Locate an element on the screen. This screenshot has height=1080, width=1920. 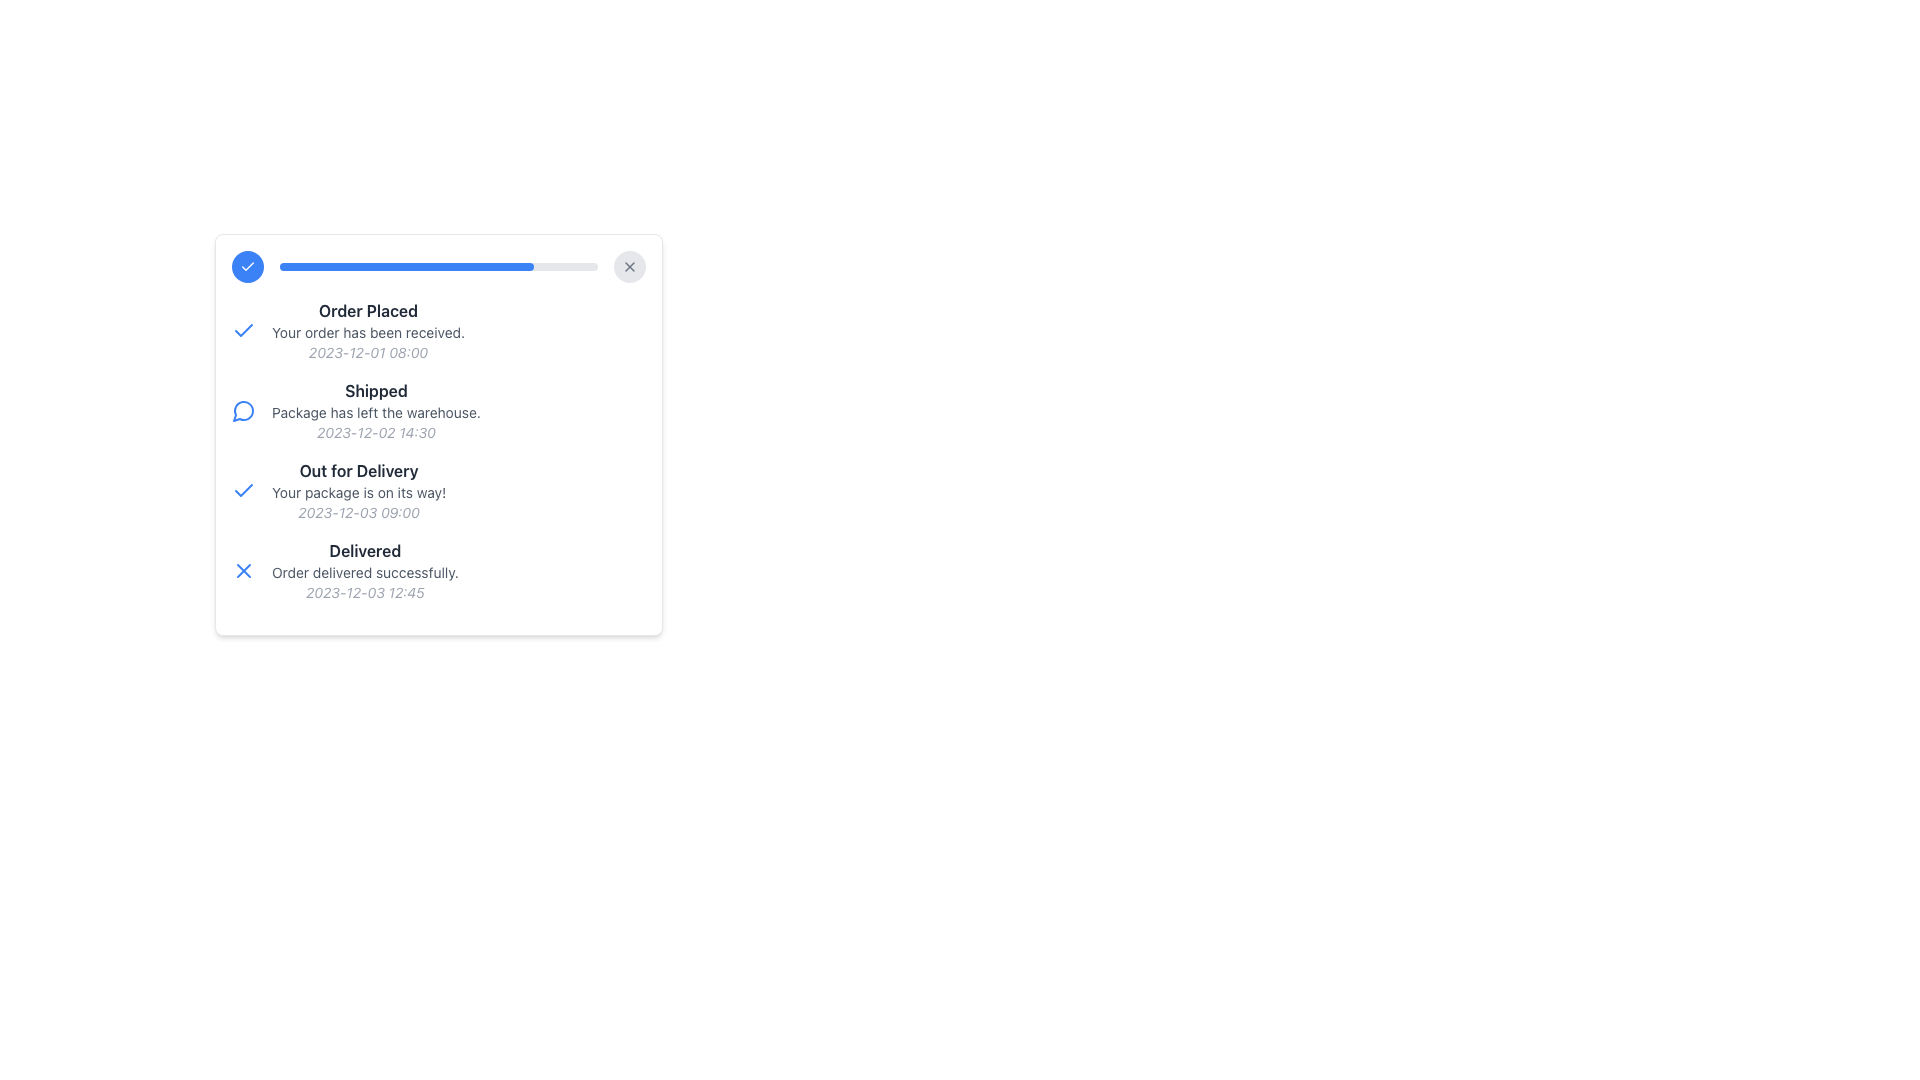
the text snippet that reads 'Order delivered successfully.' which is styled in gray color and positioned within a progress card, below 'Delivered' and above the timestamp is located at coordinates (365, 573).